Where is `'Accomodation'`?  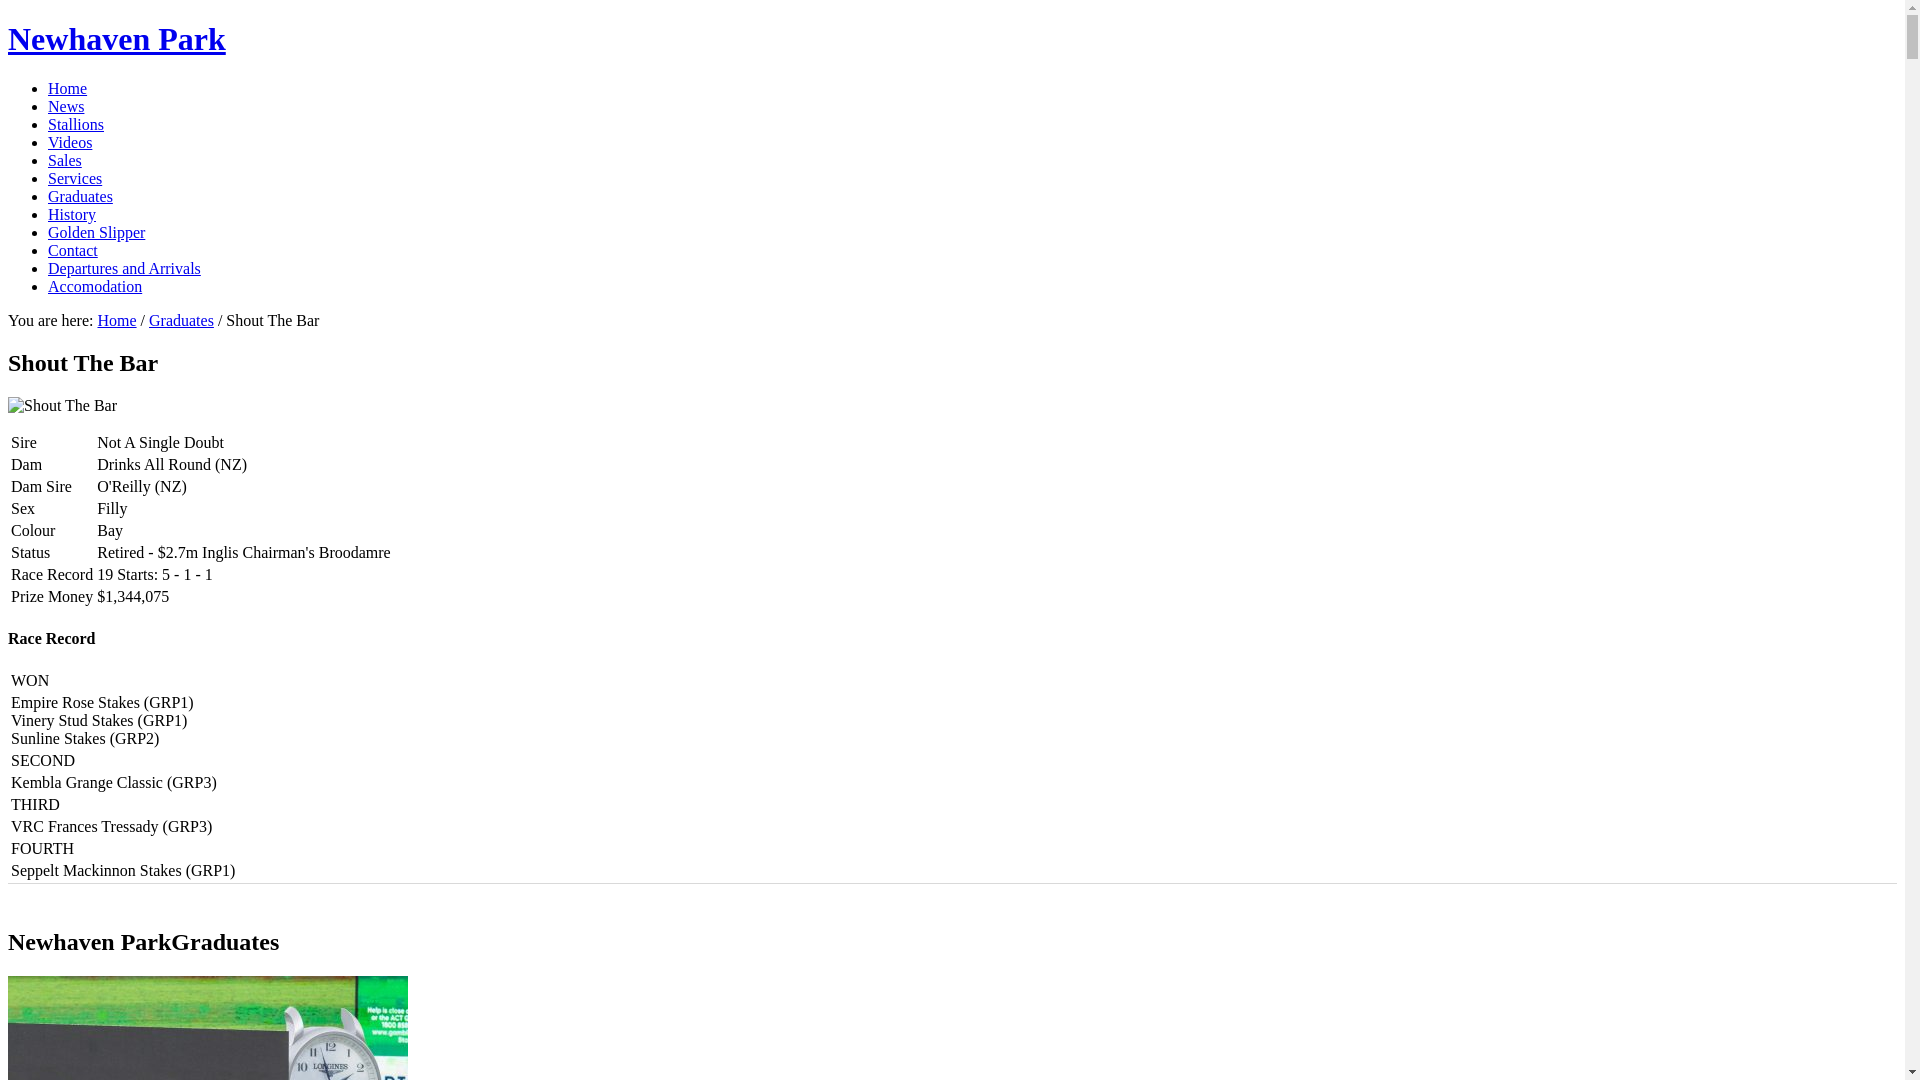
'Accomodation' is located at coordinates (94, 286).